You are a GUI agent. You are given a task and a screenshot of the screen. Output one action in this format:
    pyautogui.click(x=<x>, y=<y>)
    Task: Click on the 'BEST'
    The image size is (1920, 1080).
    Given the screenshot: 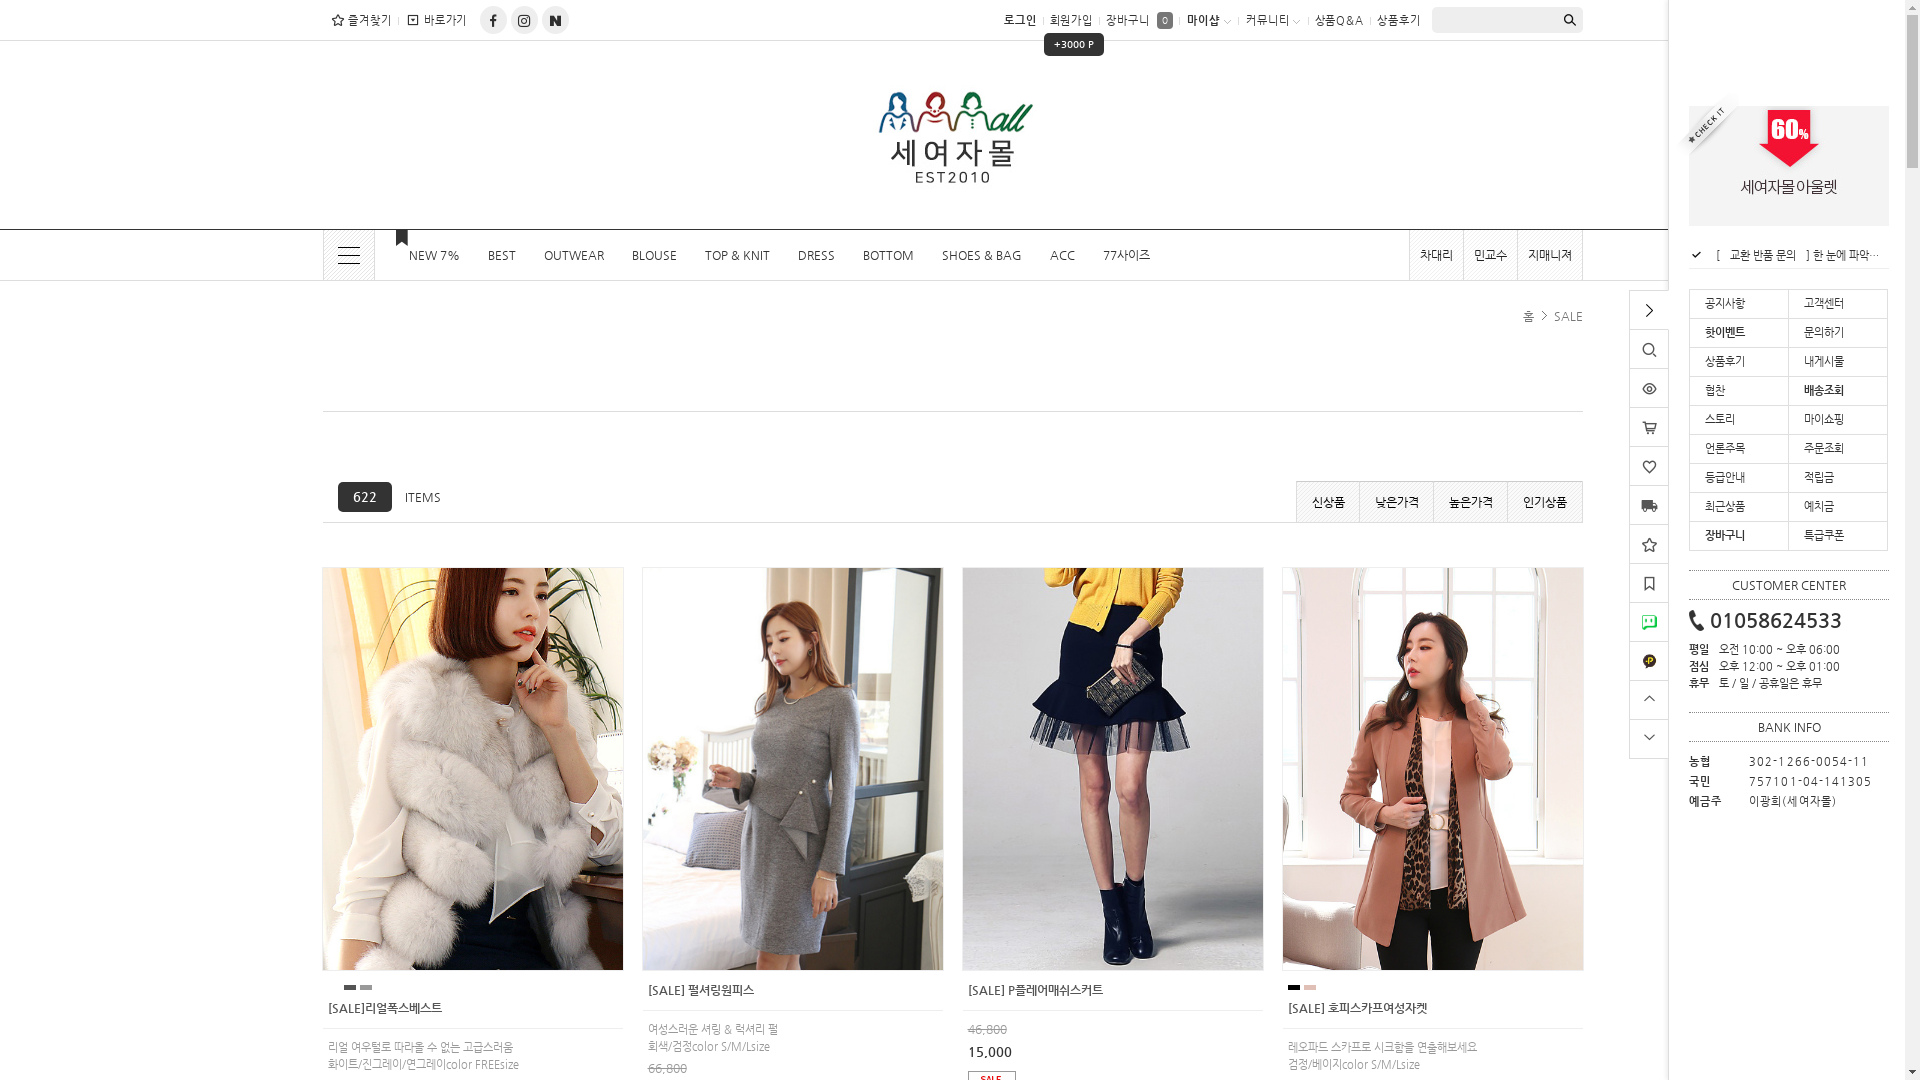 What is the action you would take?
    pyautogui.click(x=502, y=253)
    